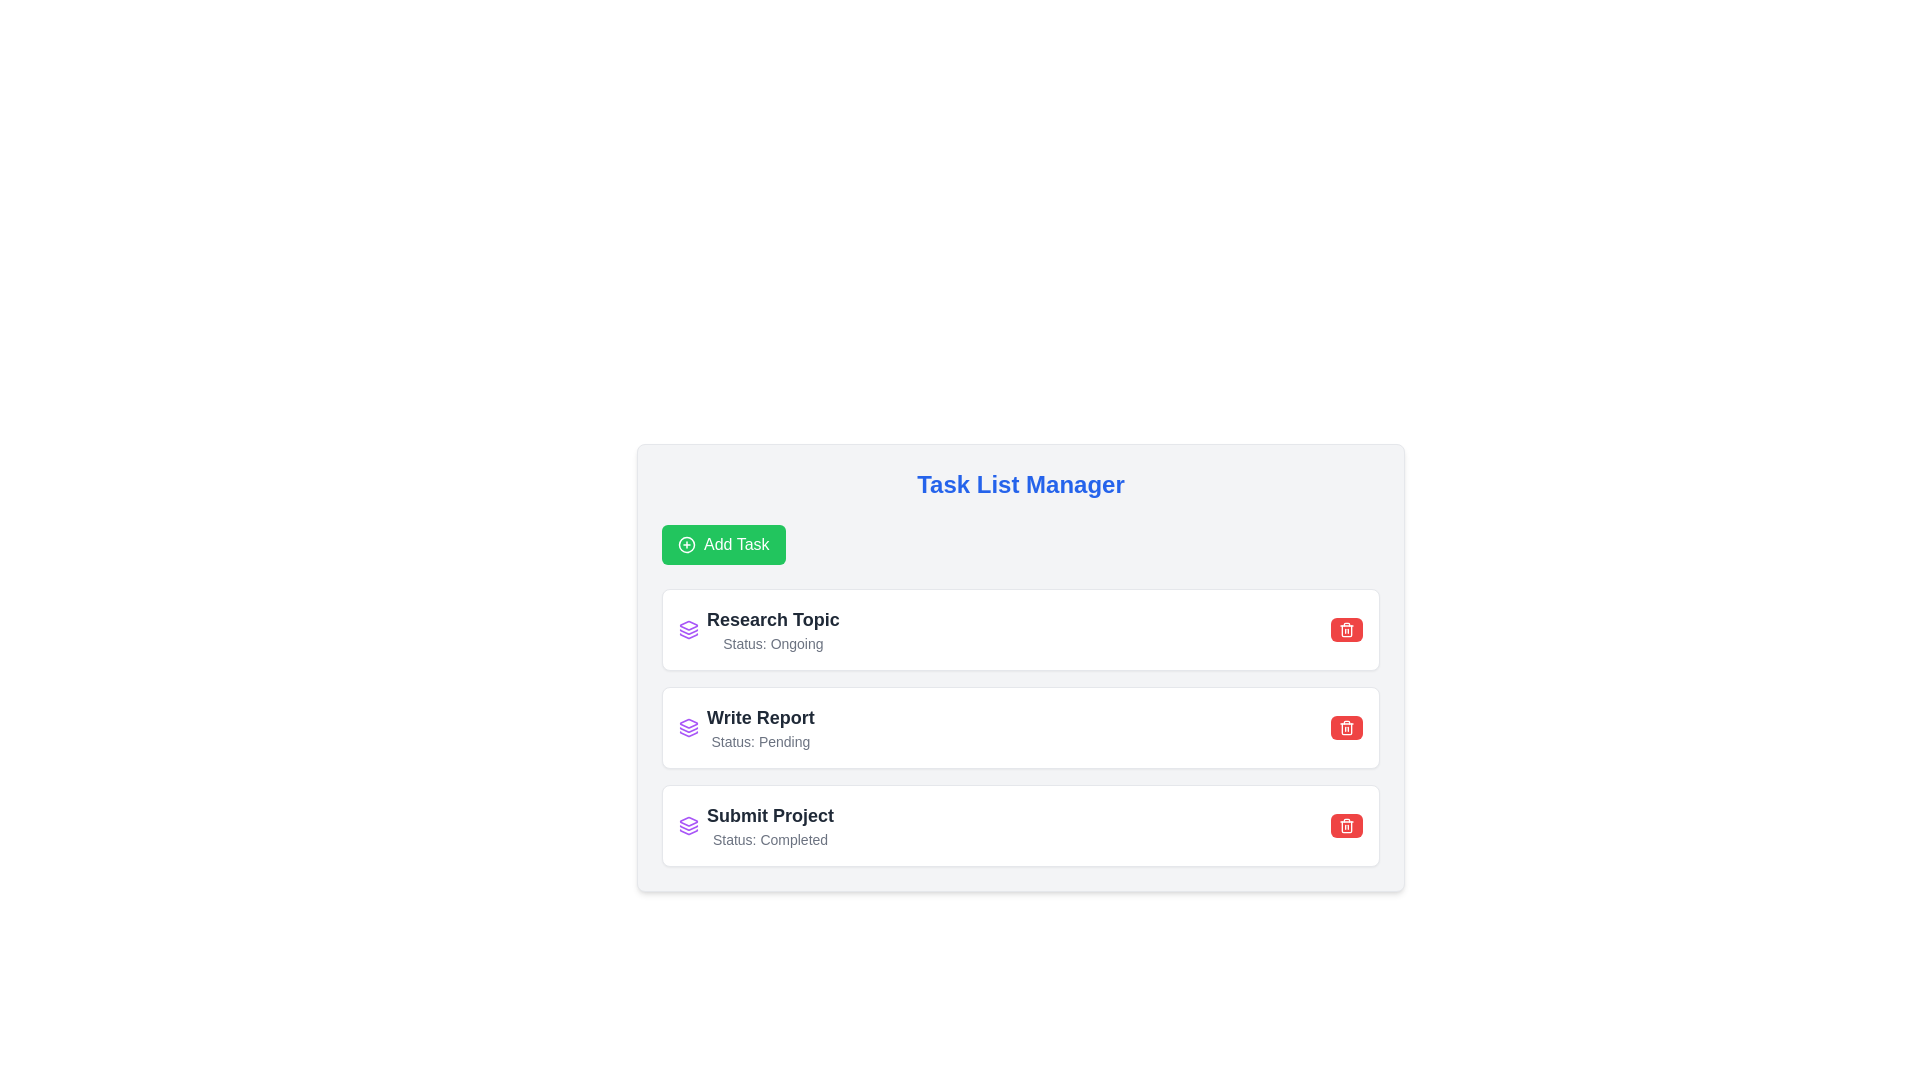 The height and width of the screenshot is (1080, 1920). What do you see at coordinates (722, 544) in the screenshot?
I see `the green 'Add Task' button located beneath the 'Task List Manager' heading` at bounding box center [722, 544].